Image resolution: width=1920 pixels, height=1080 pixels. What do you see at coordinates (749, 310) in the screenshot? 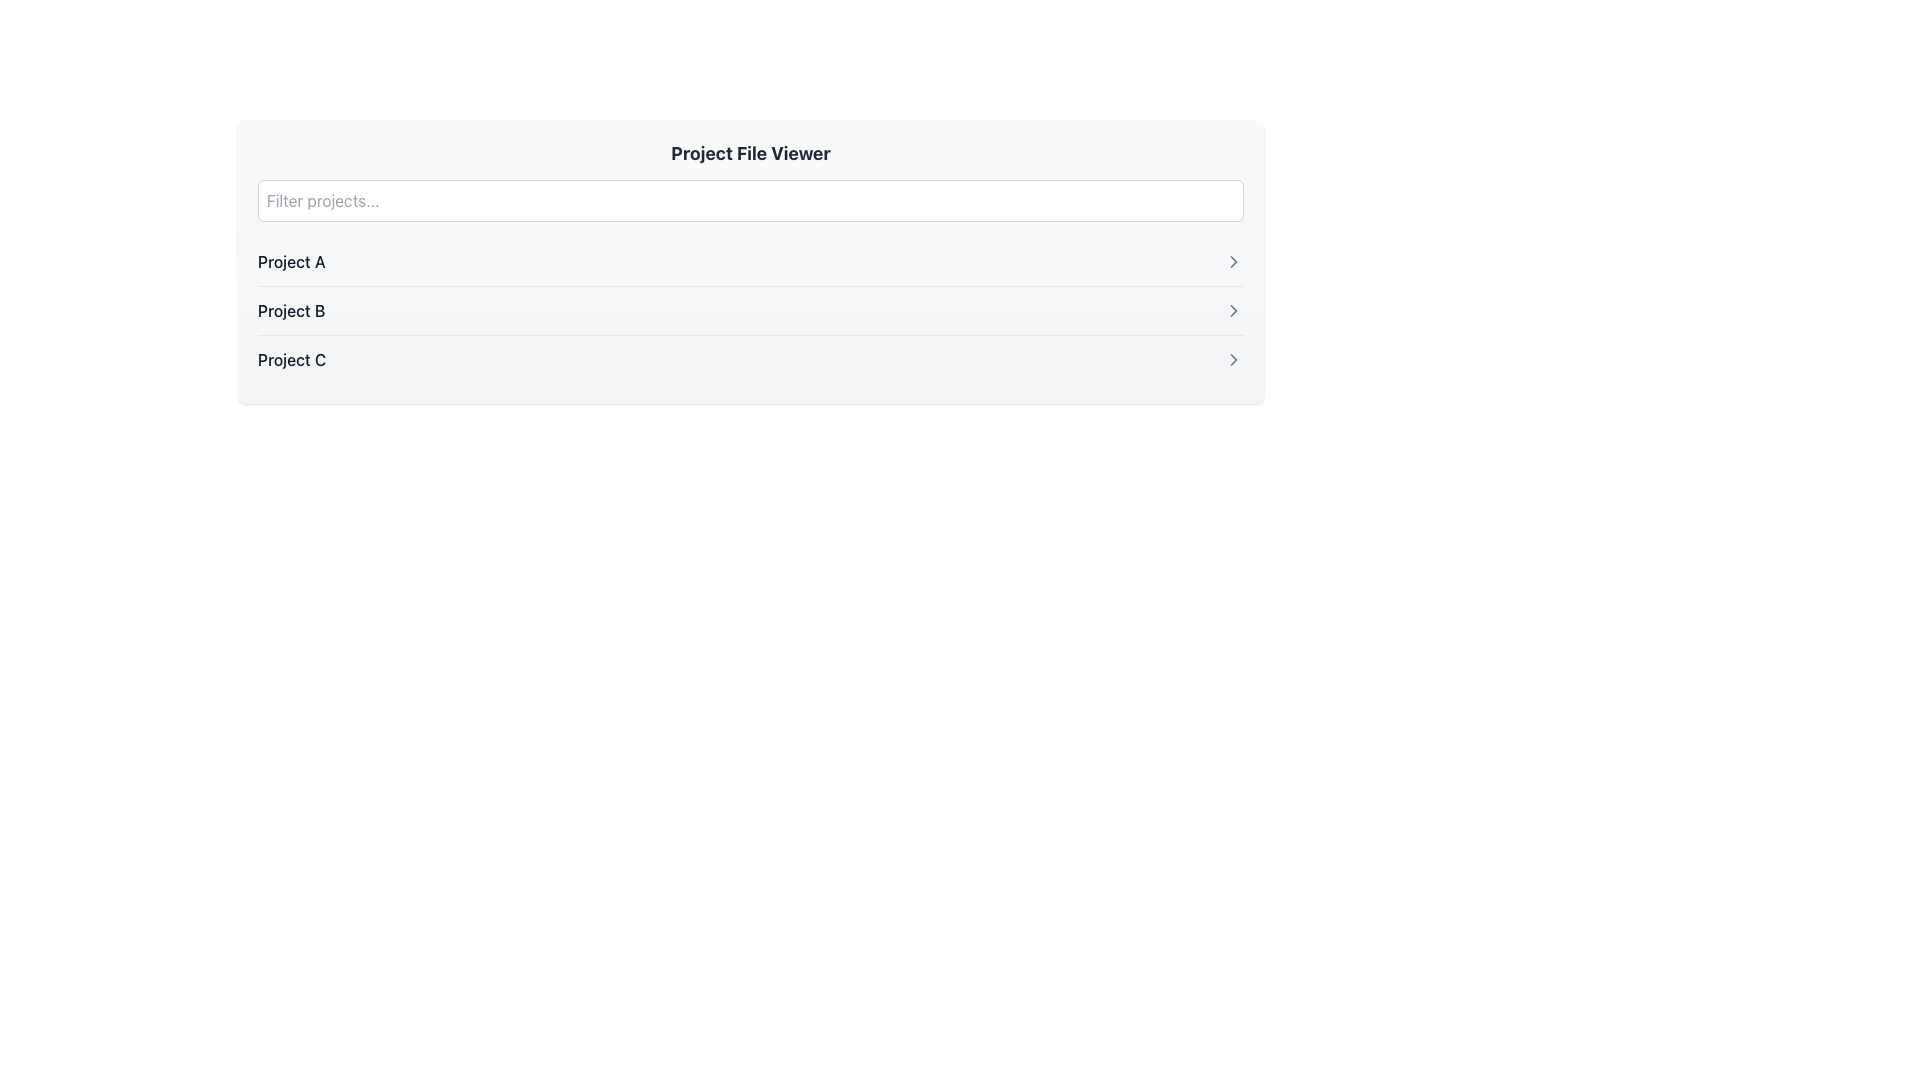
I see `to select the List Item displaying 'Project B', which is the second entry in a vertical selection list` at bounding box center [749, 310].